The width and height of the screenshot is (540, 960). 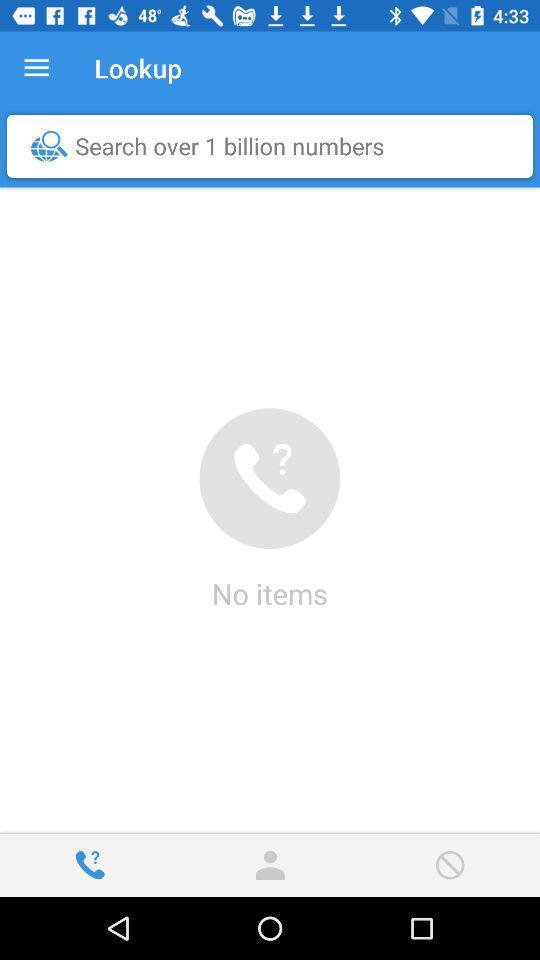 What do you see at coordinates (36, 68) in the screenshot?
I see `the item to the left of the lookup` at bounding box center [36, 68].